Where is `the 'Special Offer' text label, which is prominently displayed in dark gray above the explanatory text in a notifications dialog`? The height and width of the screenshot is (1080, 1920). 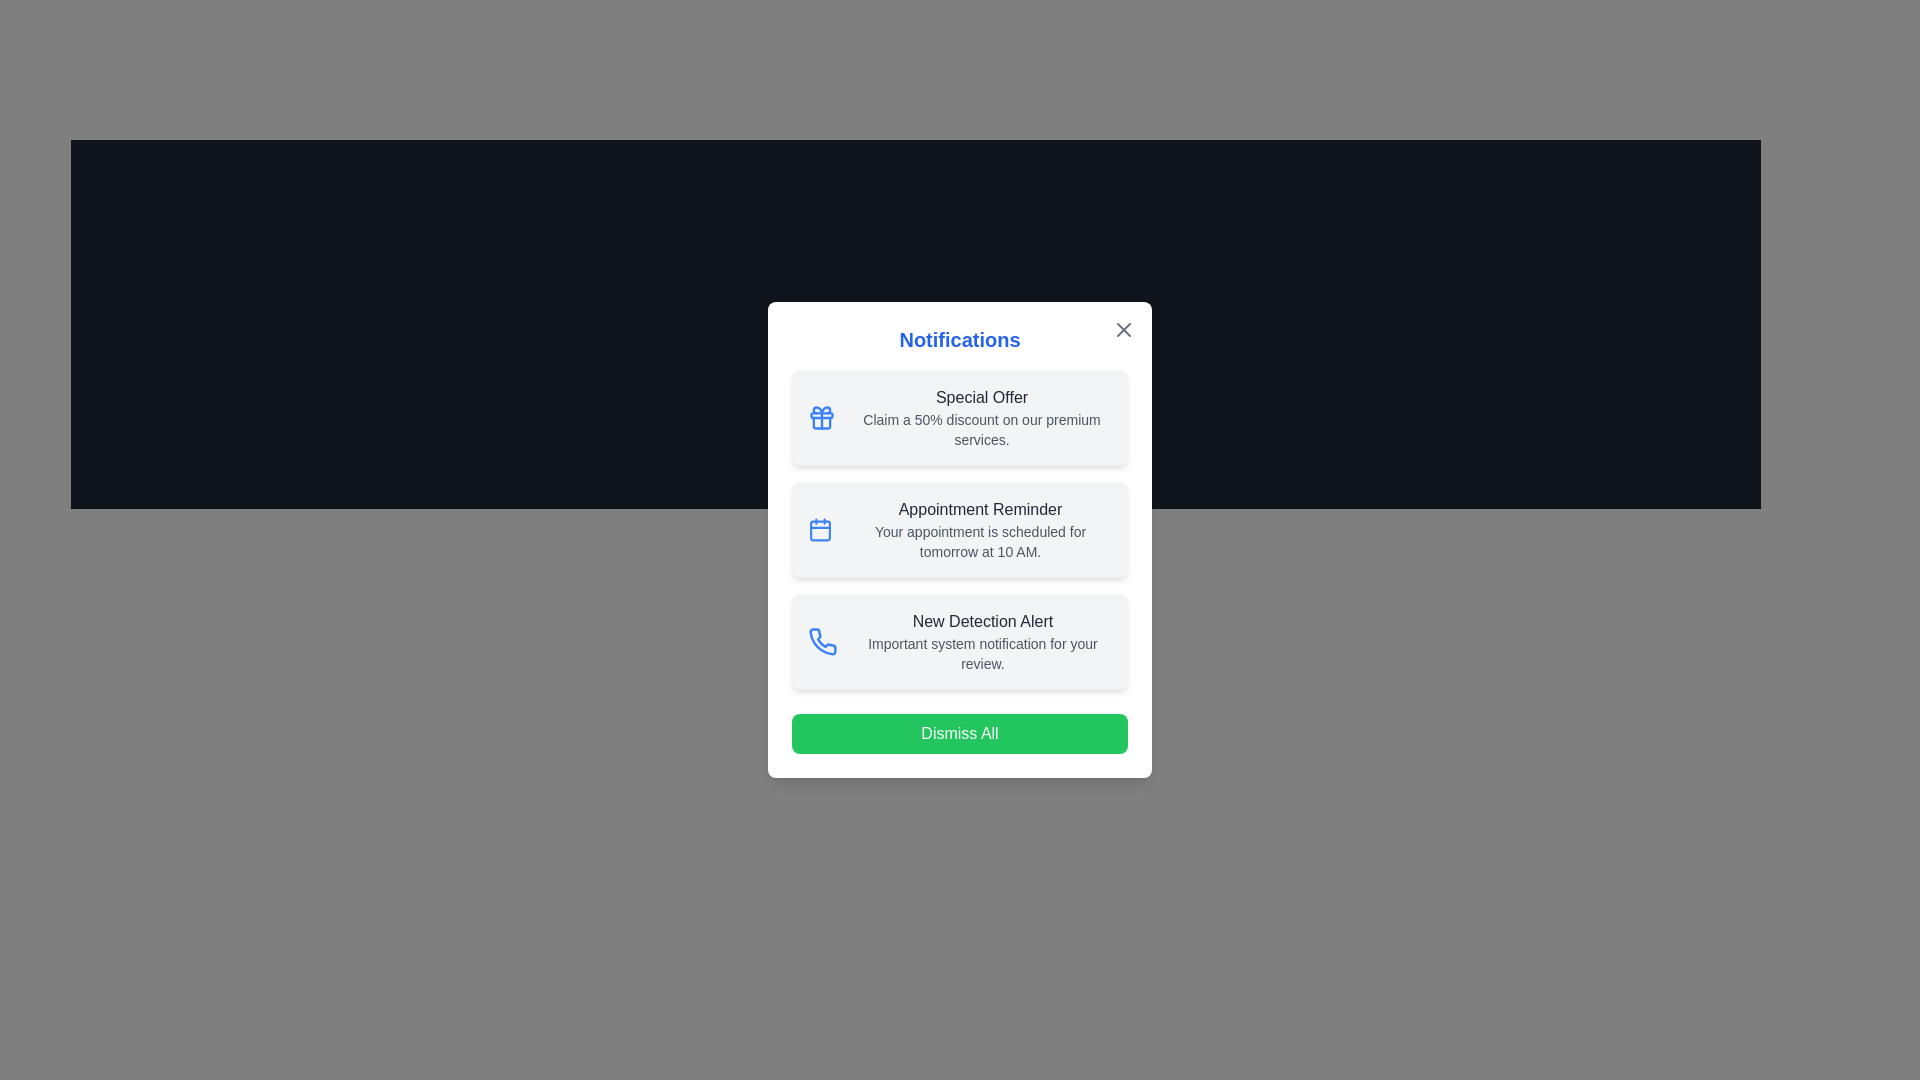
the 'Special Offer' text label, which is prominently displayed in dark gray above the explanatory text in a notifications dialog is located at coordinates (982, 397).